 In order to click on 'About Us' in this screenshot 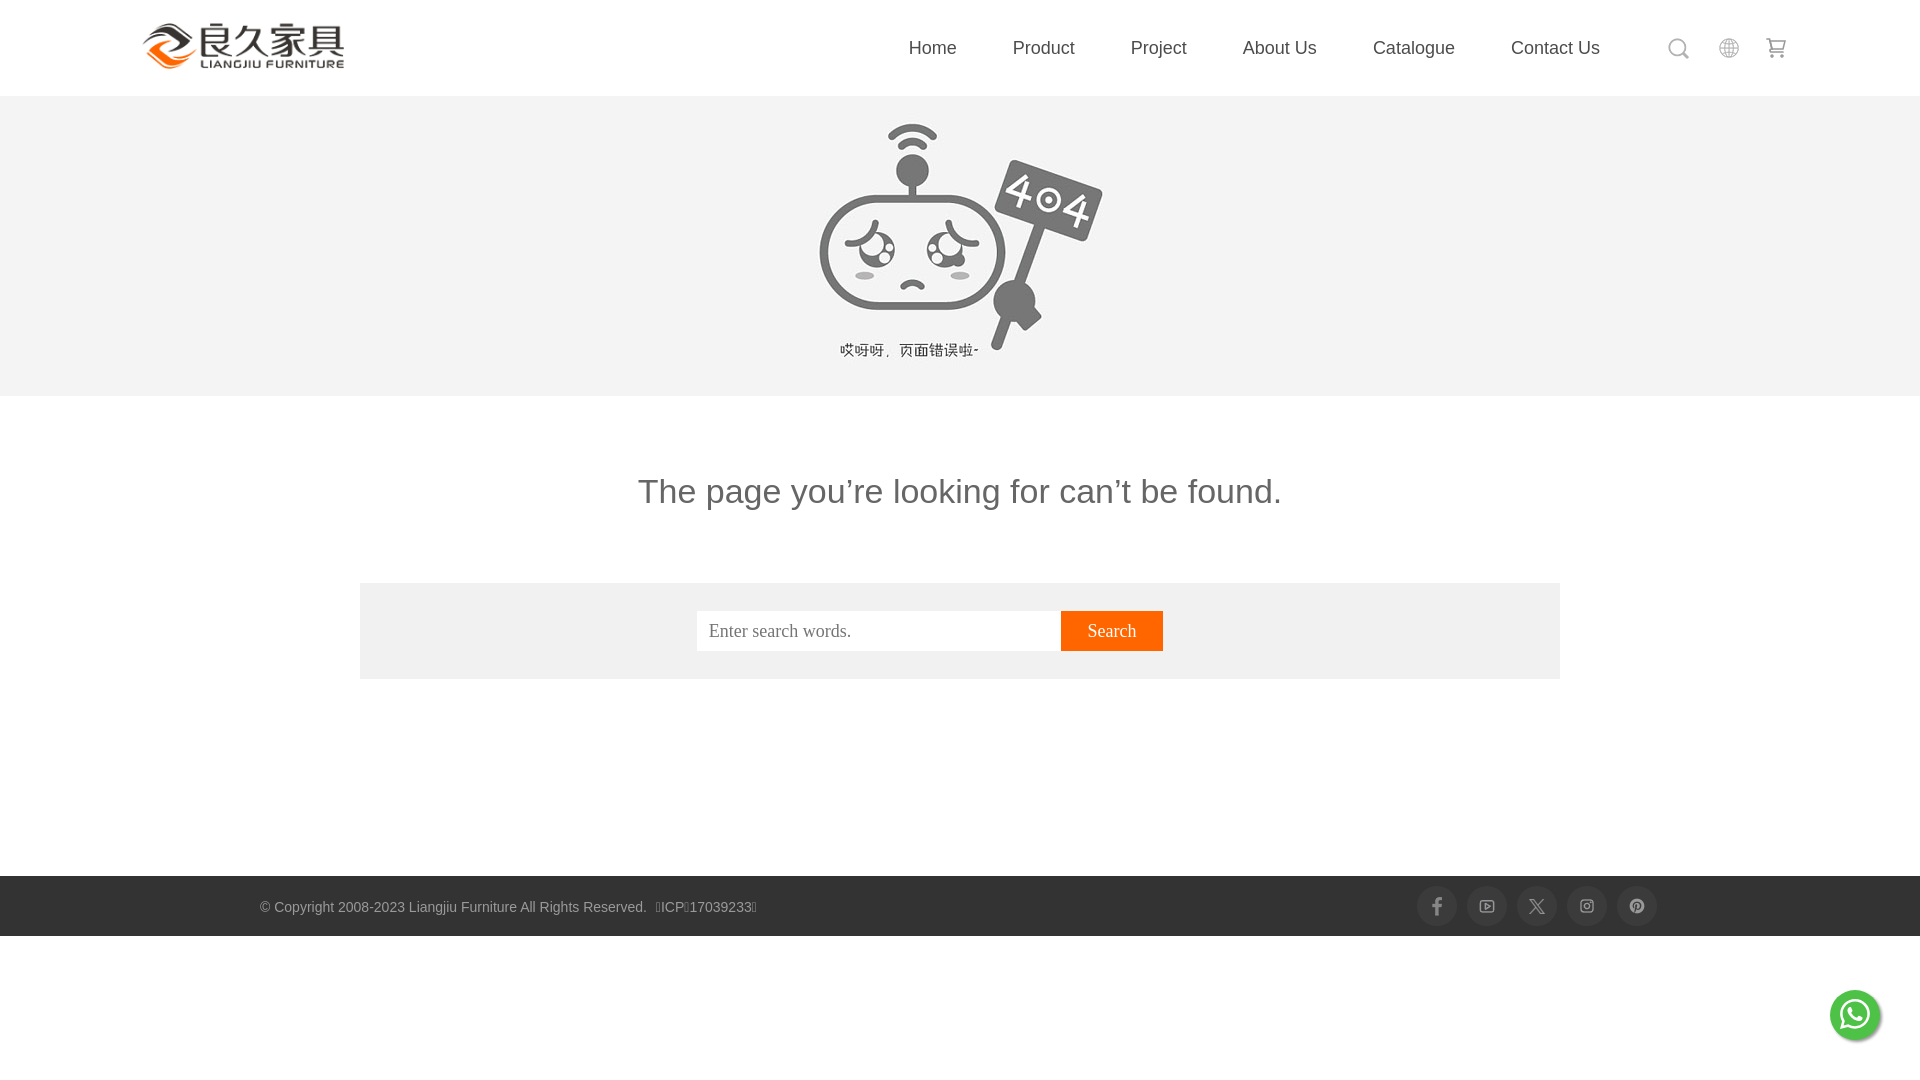, I will do `click(1280, 46)`.